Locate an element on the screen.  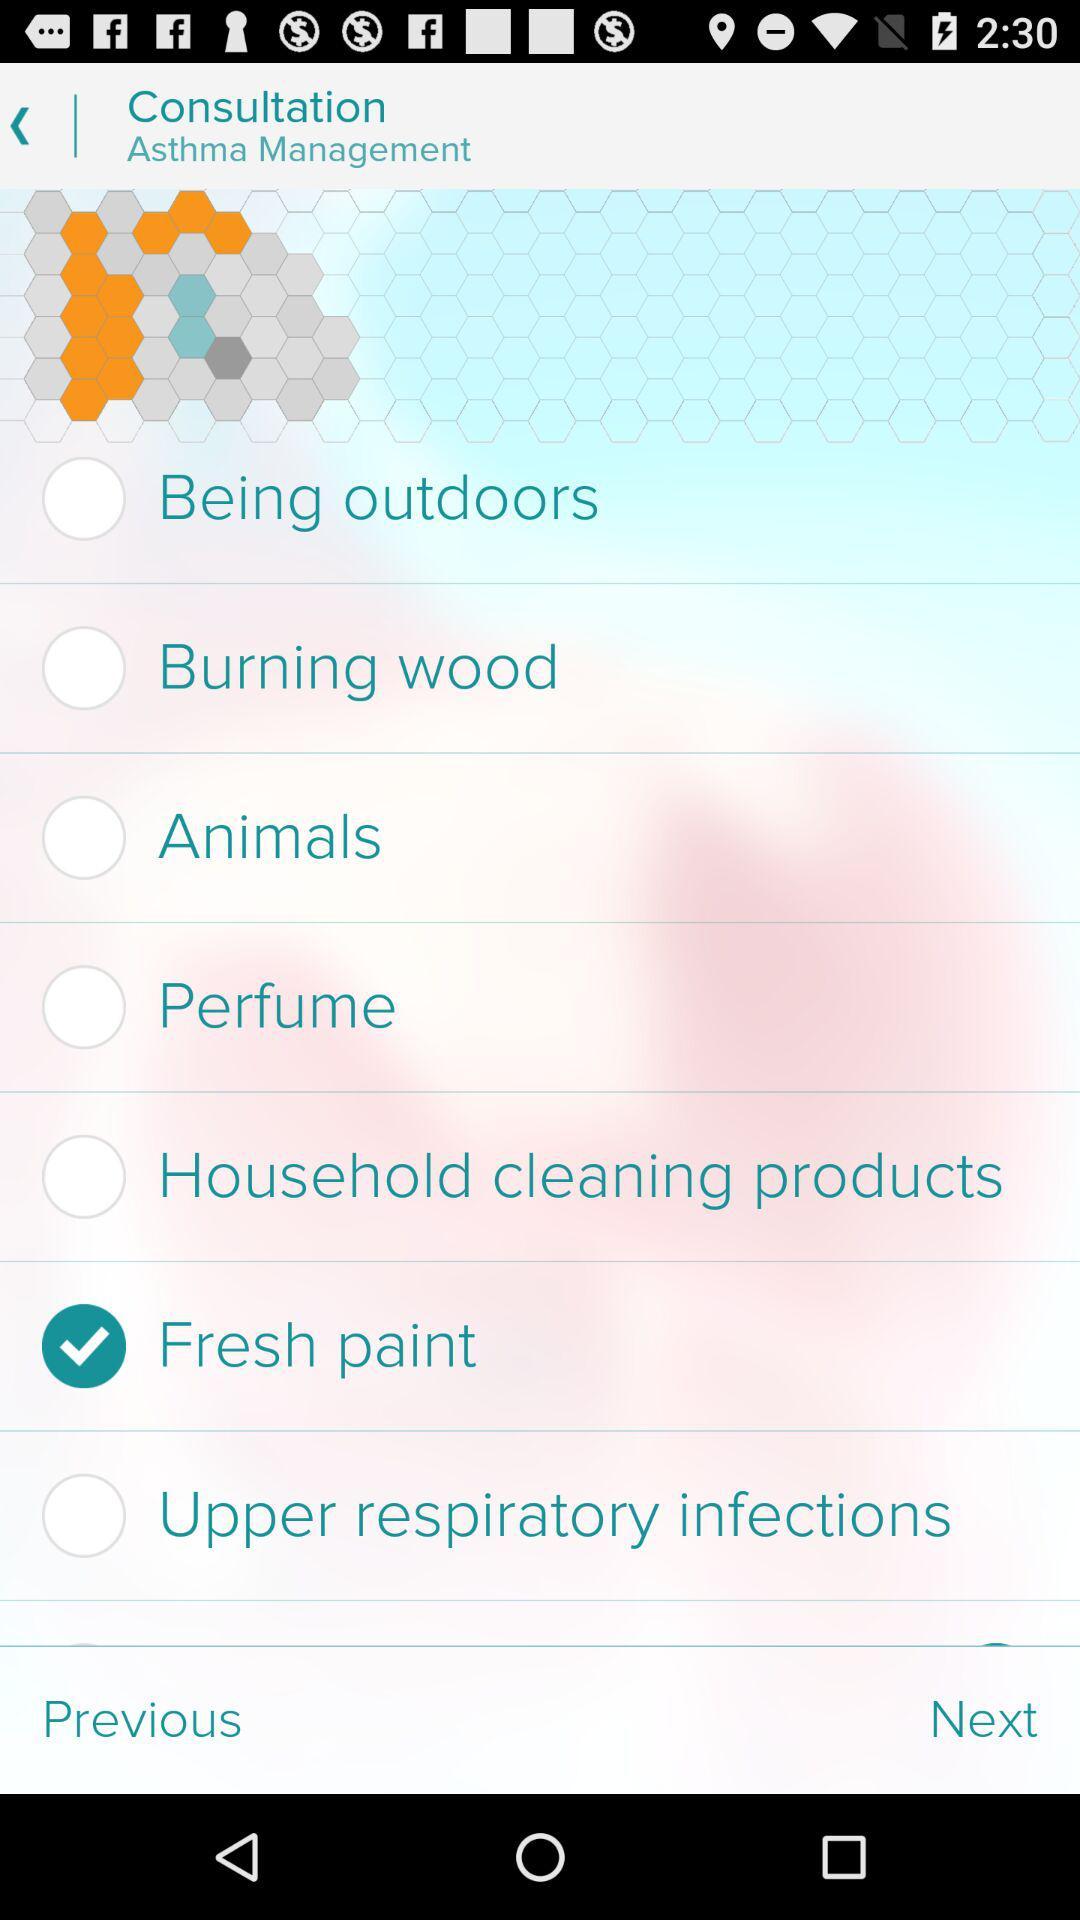
item at the bottom left corner is located at coordinates (270, 1719).